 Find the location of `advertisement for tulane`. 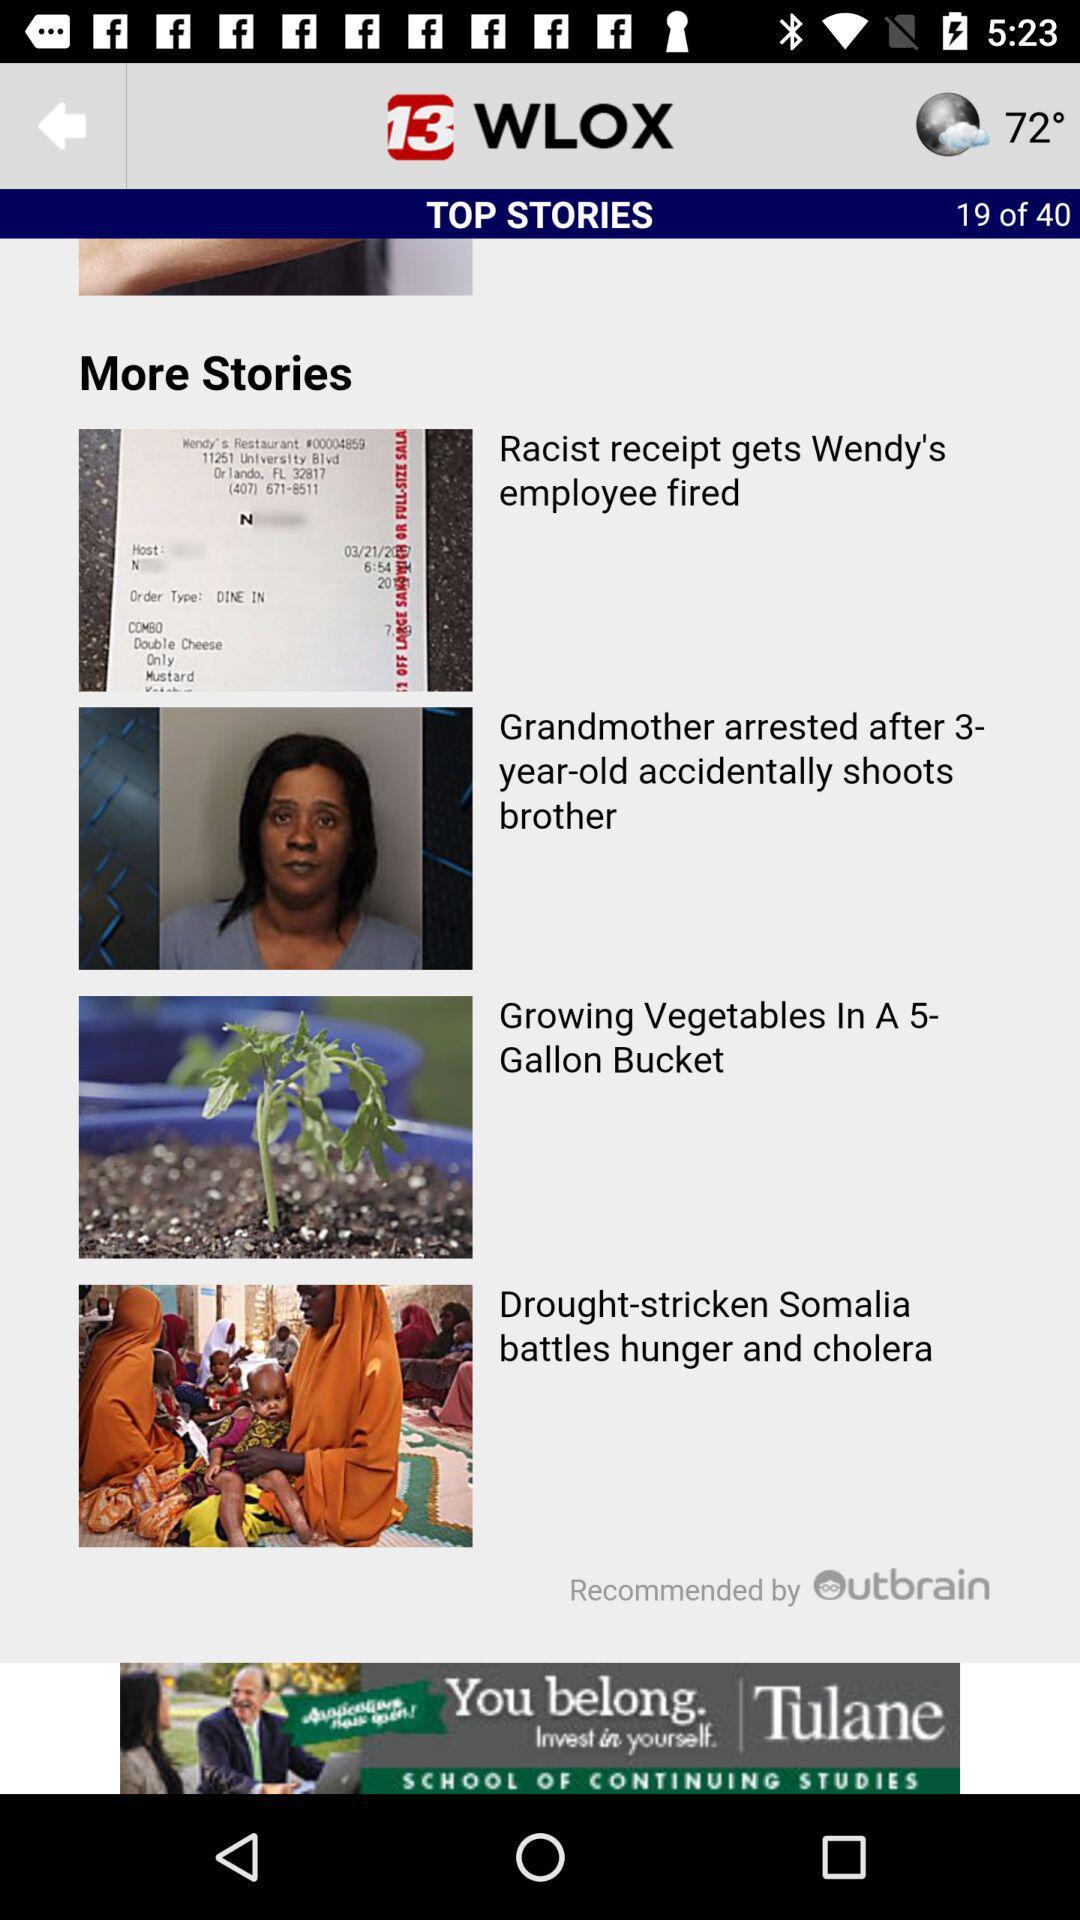

advertisement for tulane is located at coordinates (540, 1727).